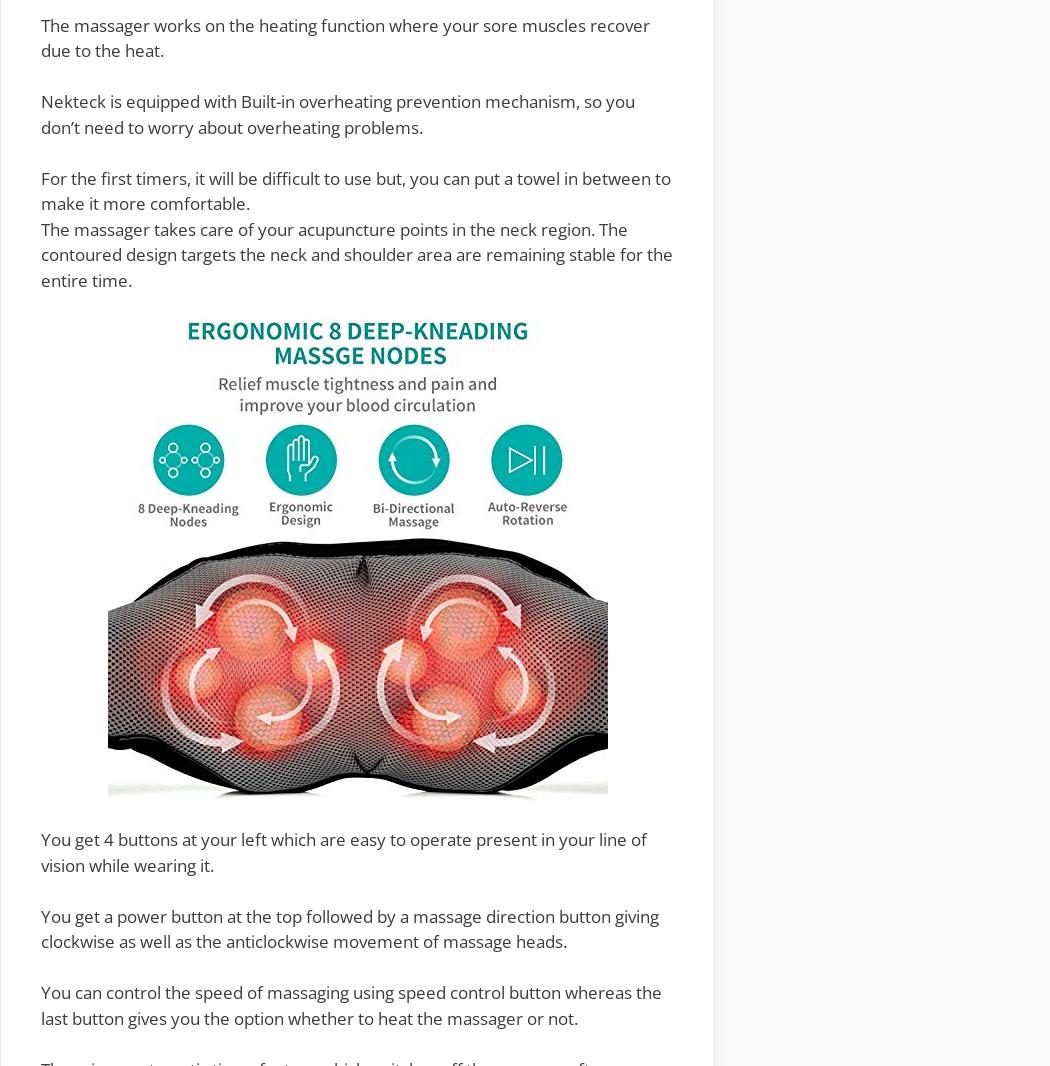  What do you see at coordinates (337, 112) in the screenshot?
I see `', so you don’t need to worry about overheating problems.'` at bounding box center [337, 112].